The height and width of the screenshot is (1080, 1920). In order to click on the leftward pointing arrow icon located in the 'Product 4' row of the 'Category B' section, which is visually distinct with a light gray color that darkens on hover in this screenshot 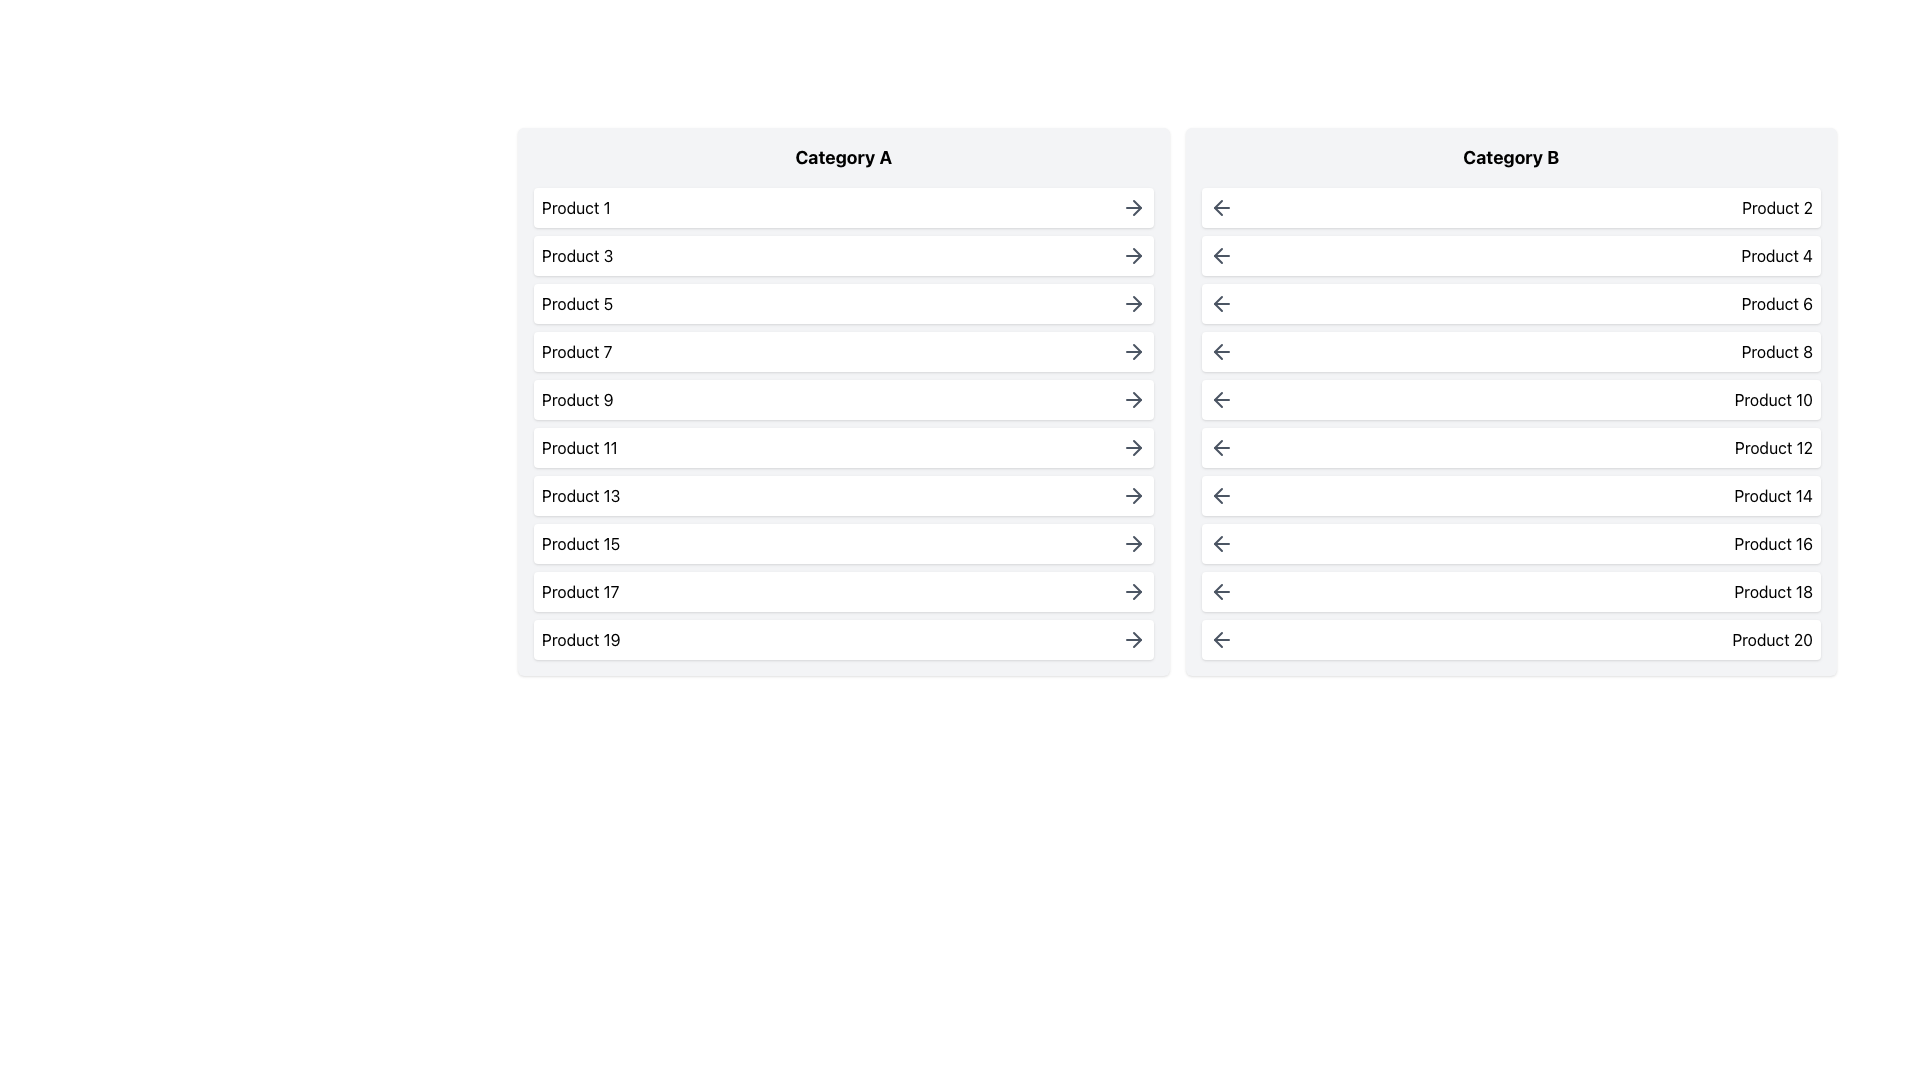, I will do `click(1220, 254)`.